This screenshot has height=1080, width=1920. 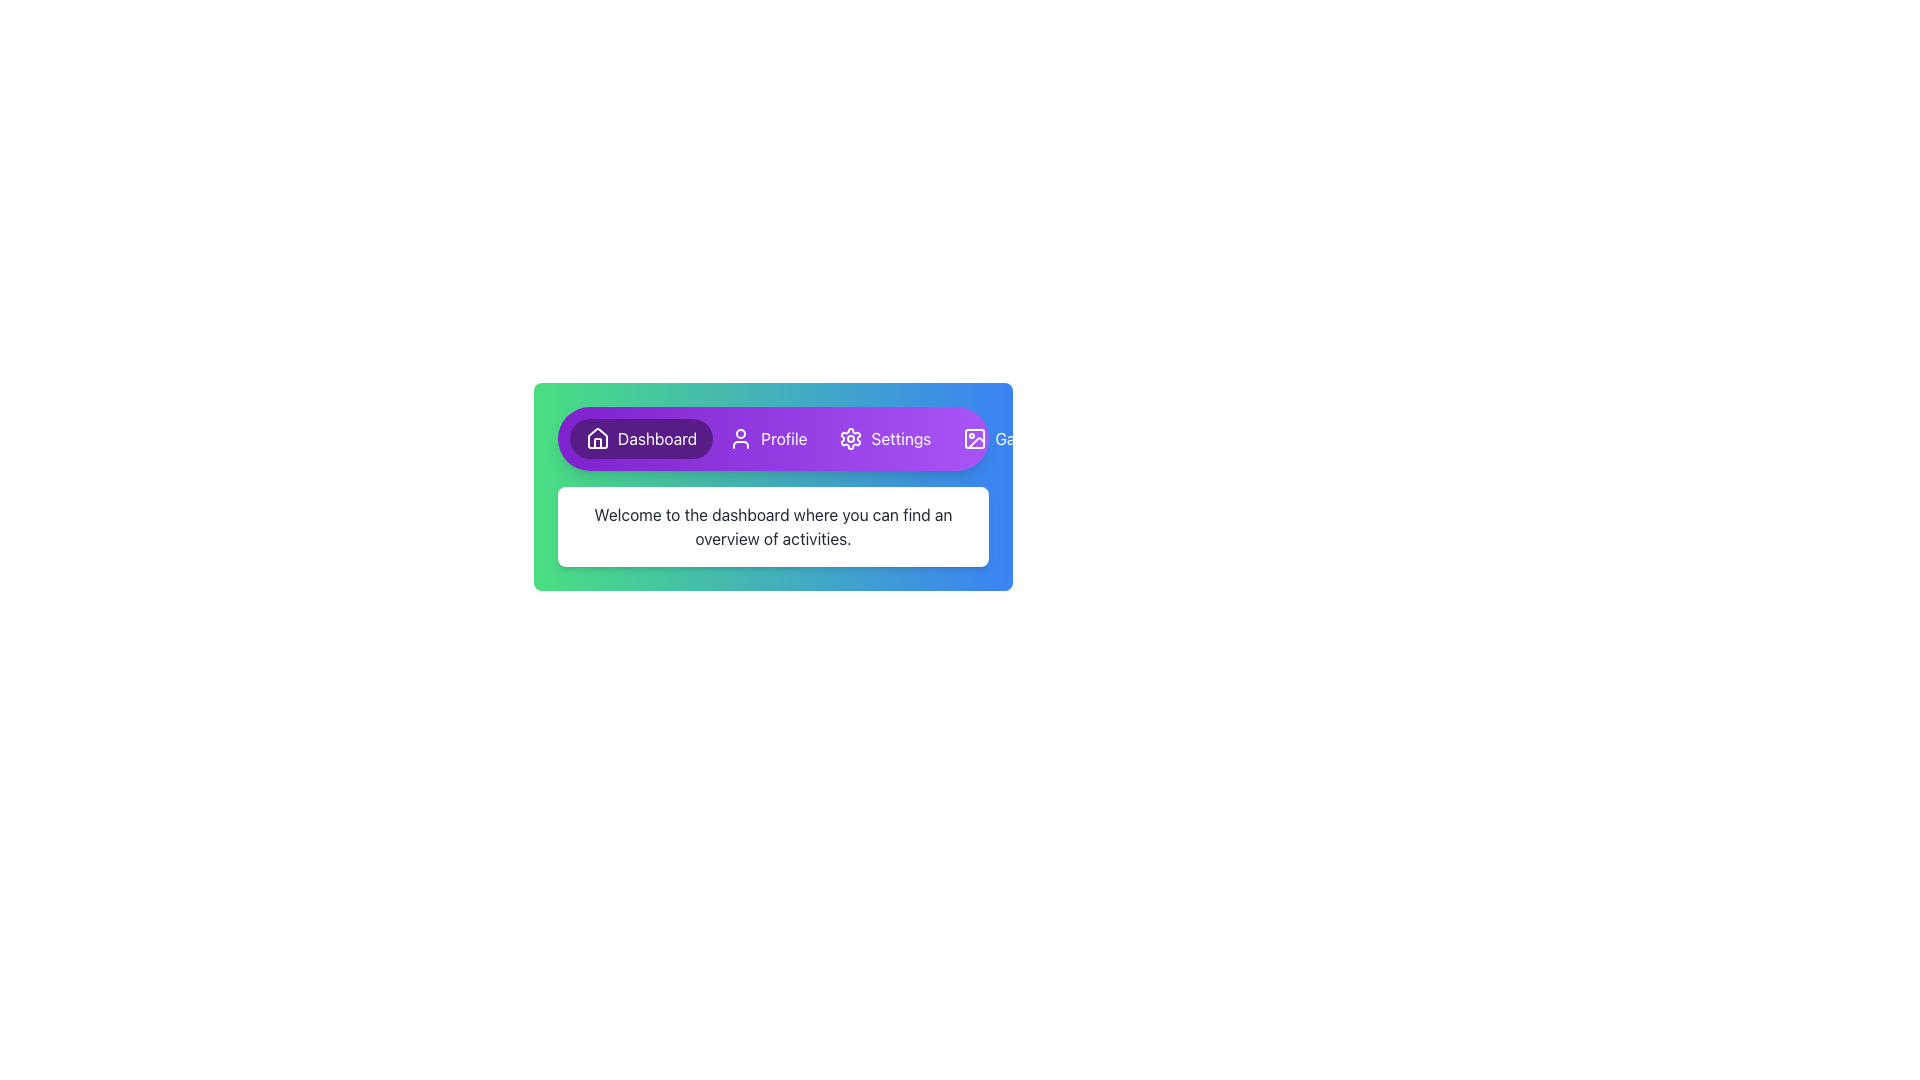 I want to click on the small icon representing an image with a purple background in the navigation bar, so click(x=975, y=438).